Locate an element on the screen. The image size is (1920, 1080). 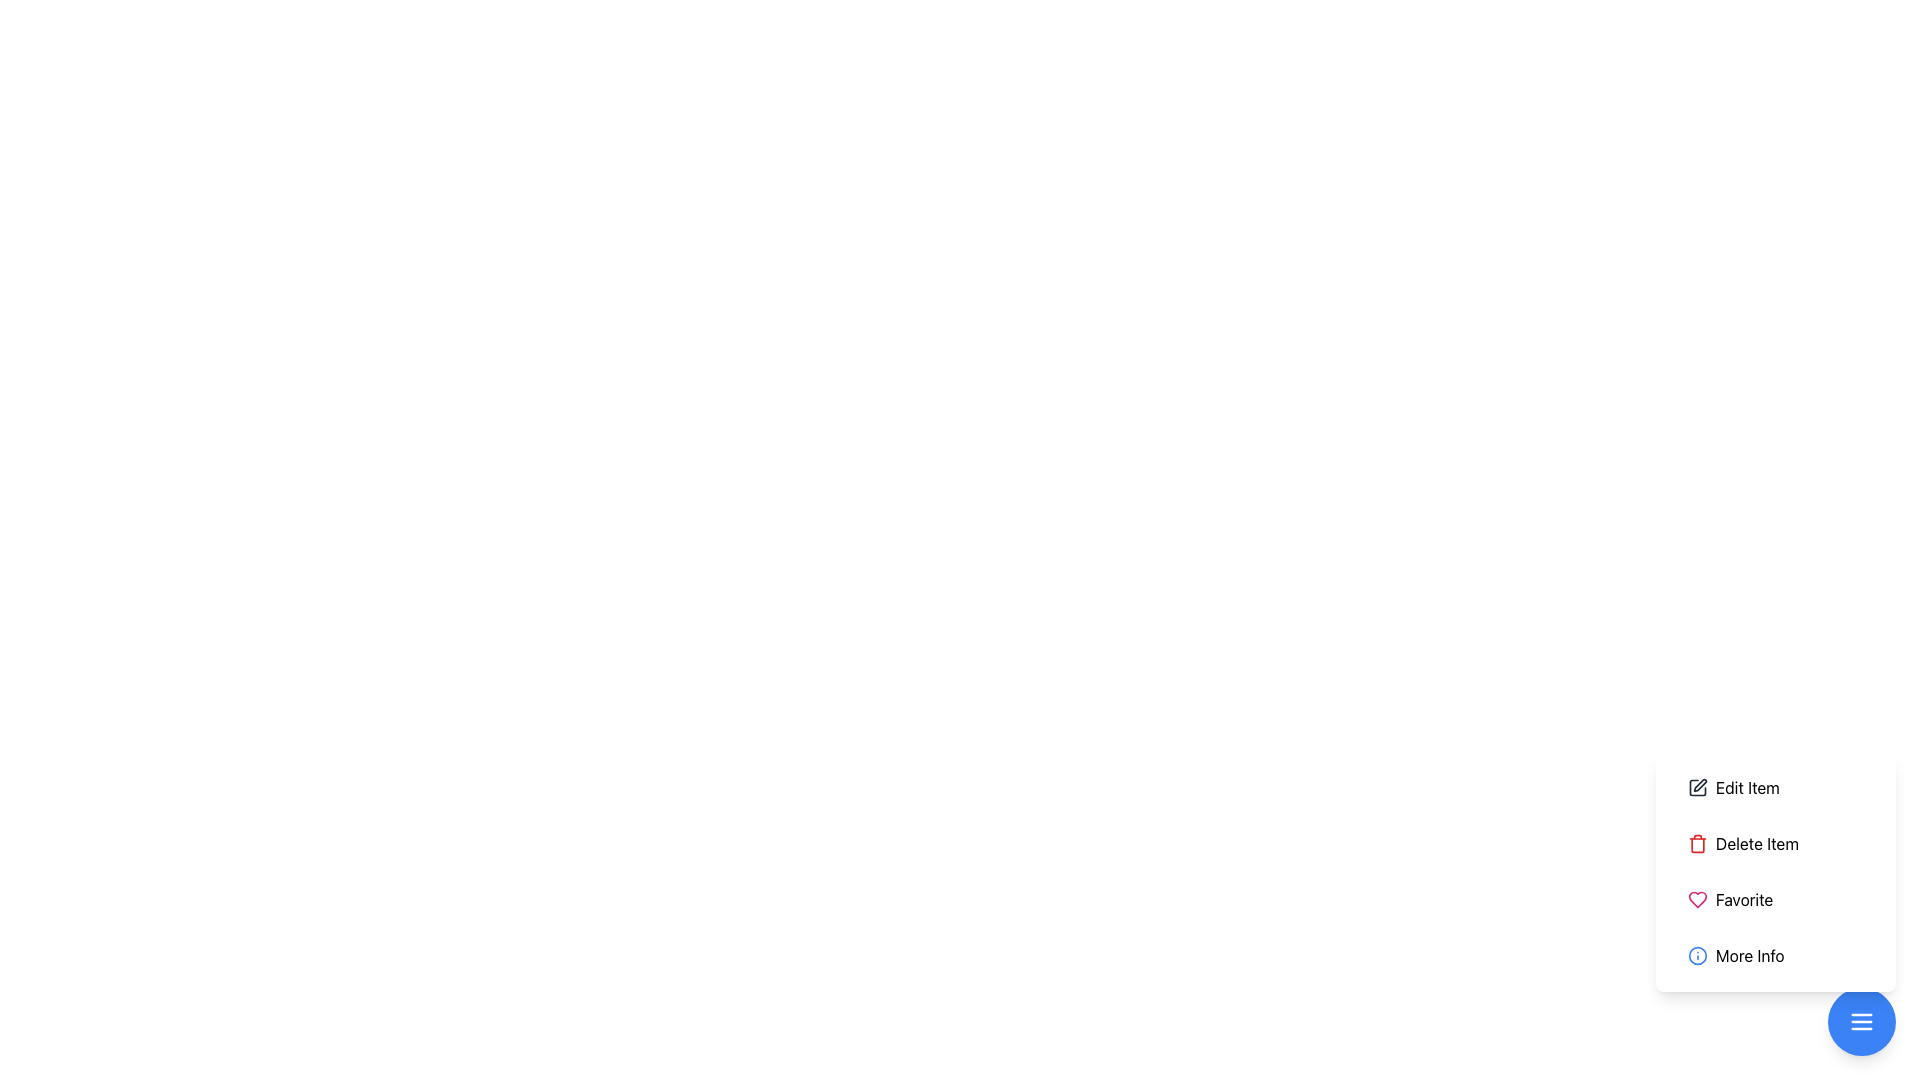
the 'Favorite' icon located to the left of the 'Favorite' text label in the vertical menu is located at coordinates (1697, 898).